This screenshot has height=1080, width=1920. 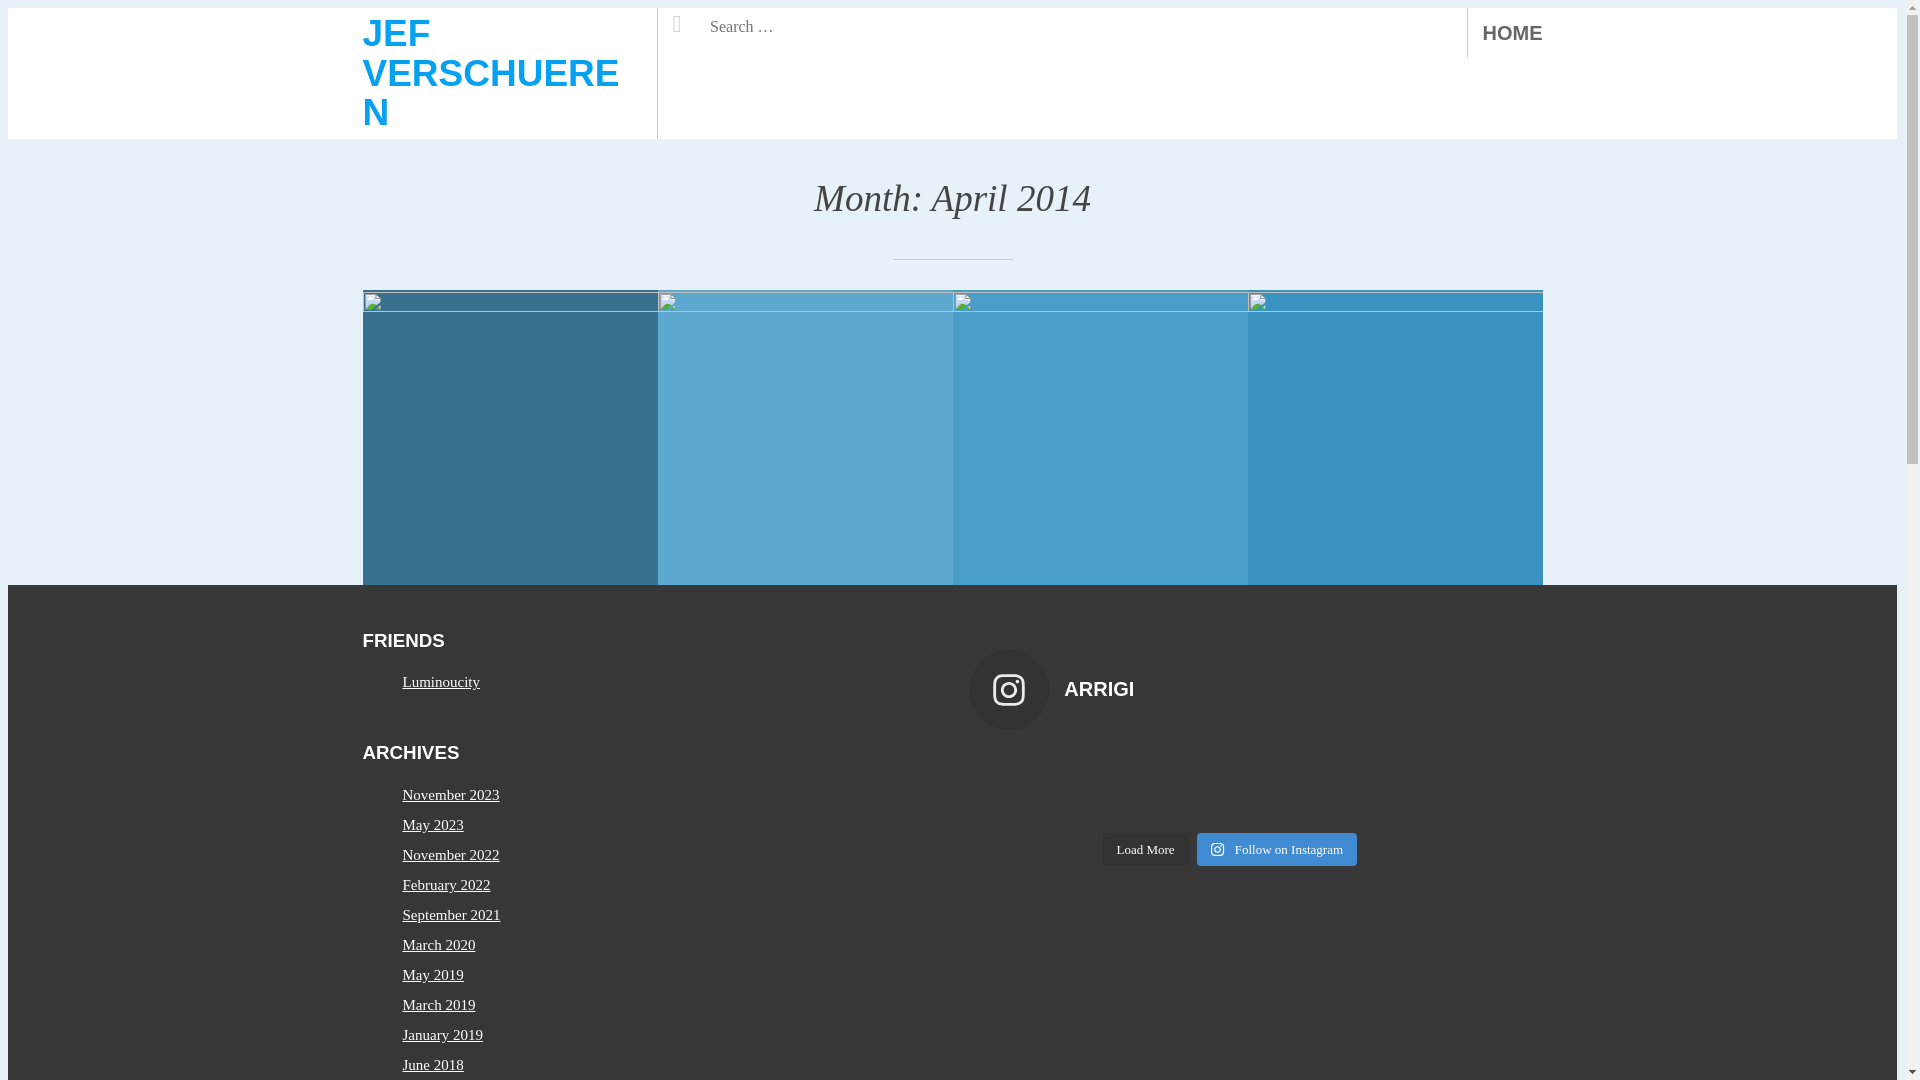 I want to click on 'JEF VERSCHUEREN', so click(x=361, y=72).